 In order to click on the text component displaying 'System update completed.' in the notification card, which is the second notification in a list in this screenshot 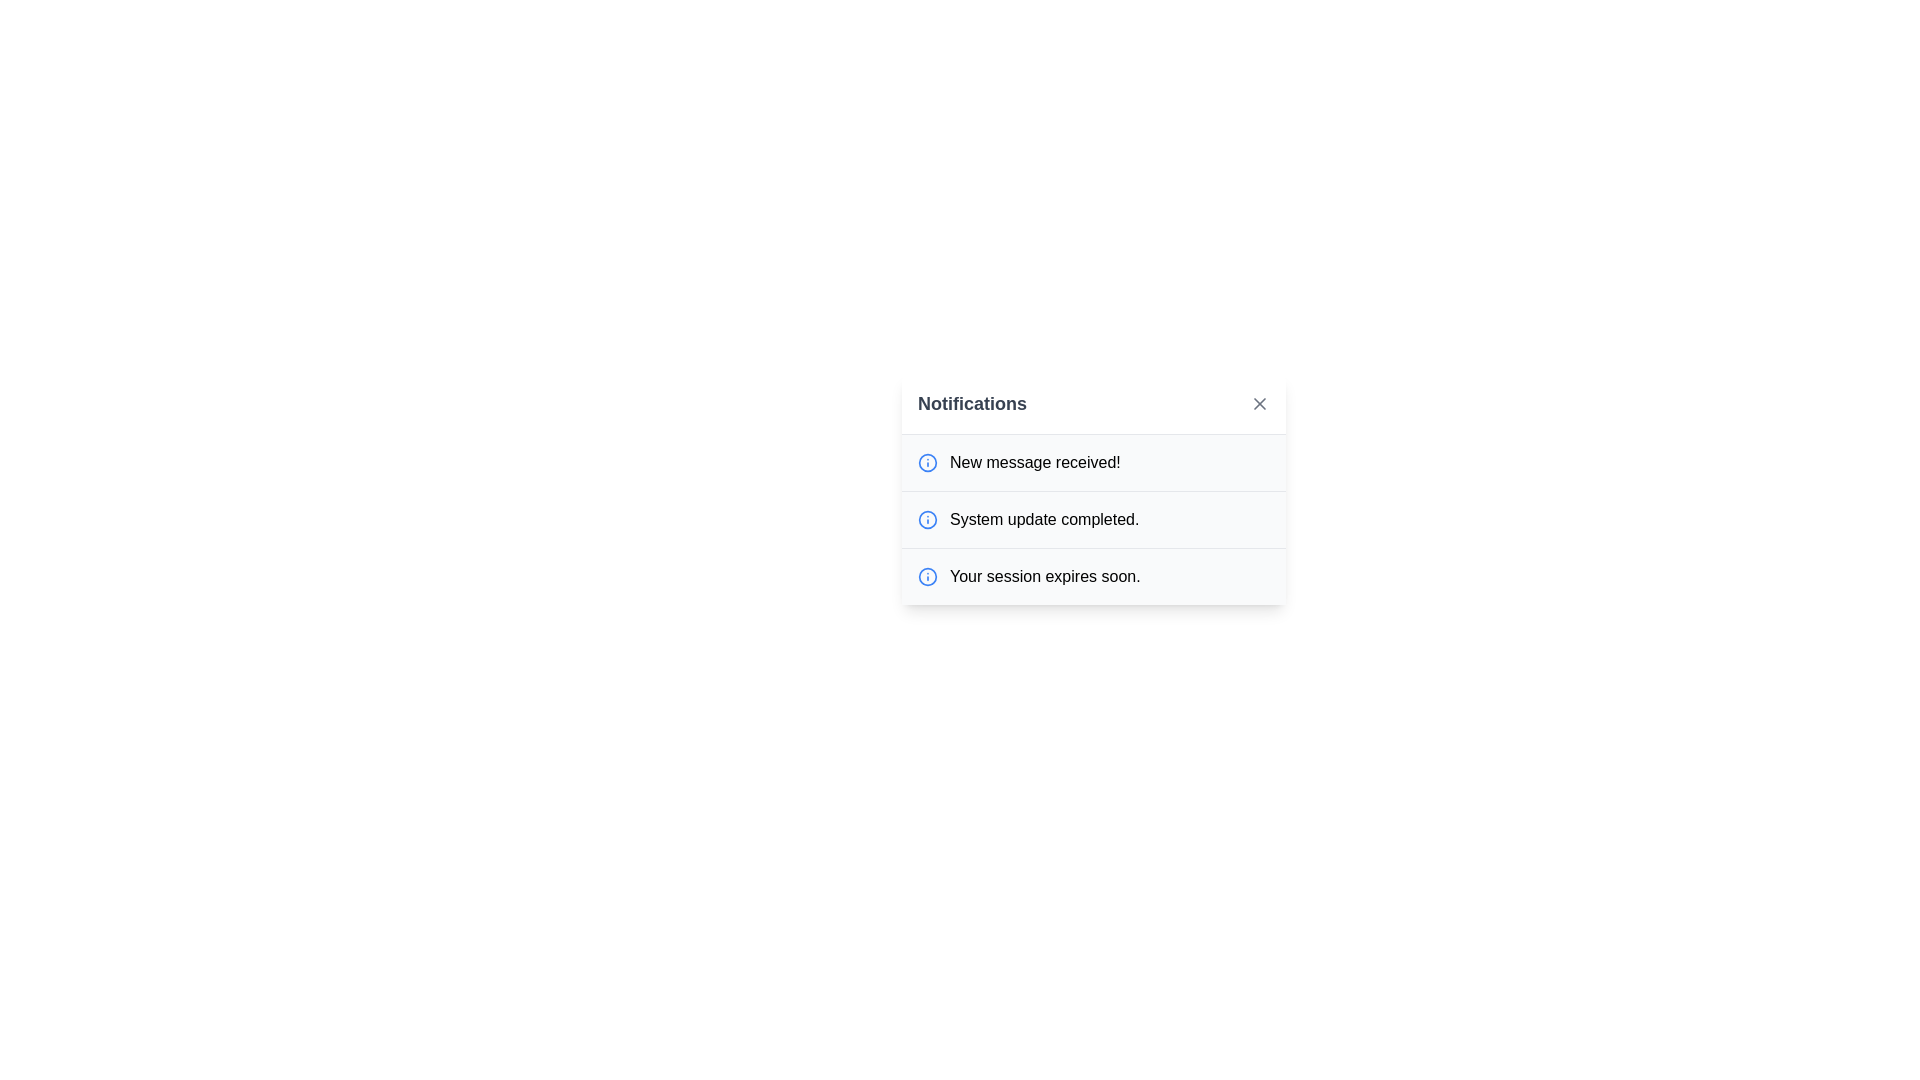, I will do `click(1043, 519)`.